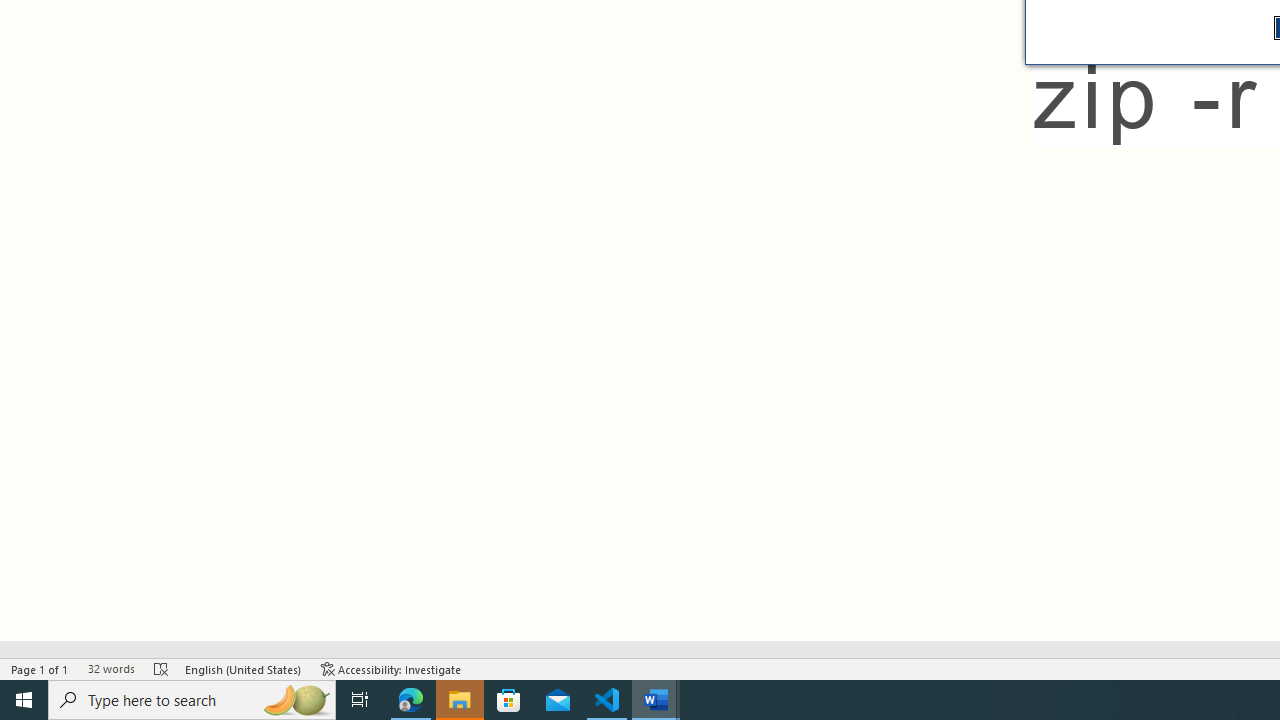  What do you see at coordinates (110, 669) in the screenshot?
I see `'Word Count 32 words'` at bounding box center [110, 669].